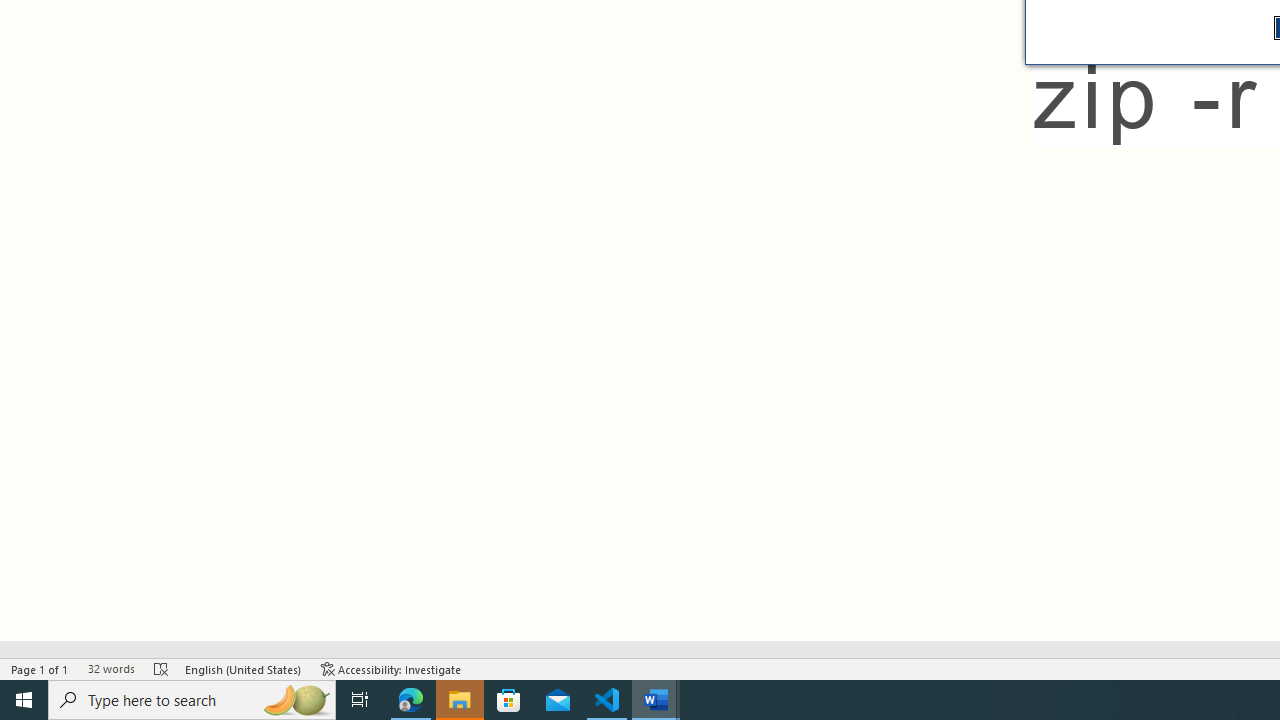  What do you see at coordinates (110, 669) in the screenshot?
I see `'Word Count 32 words'` at bounding box center [110, 669].